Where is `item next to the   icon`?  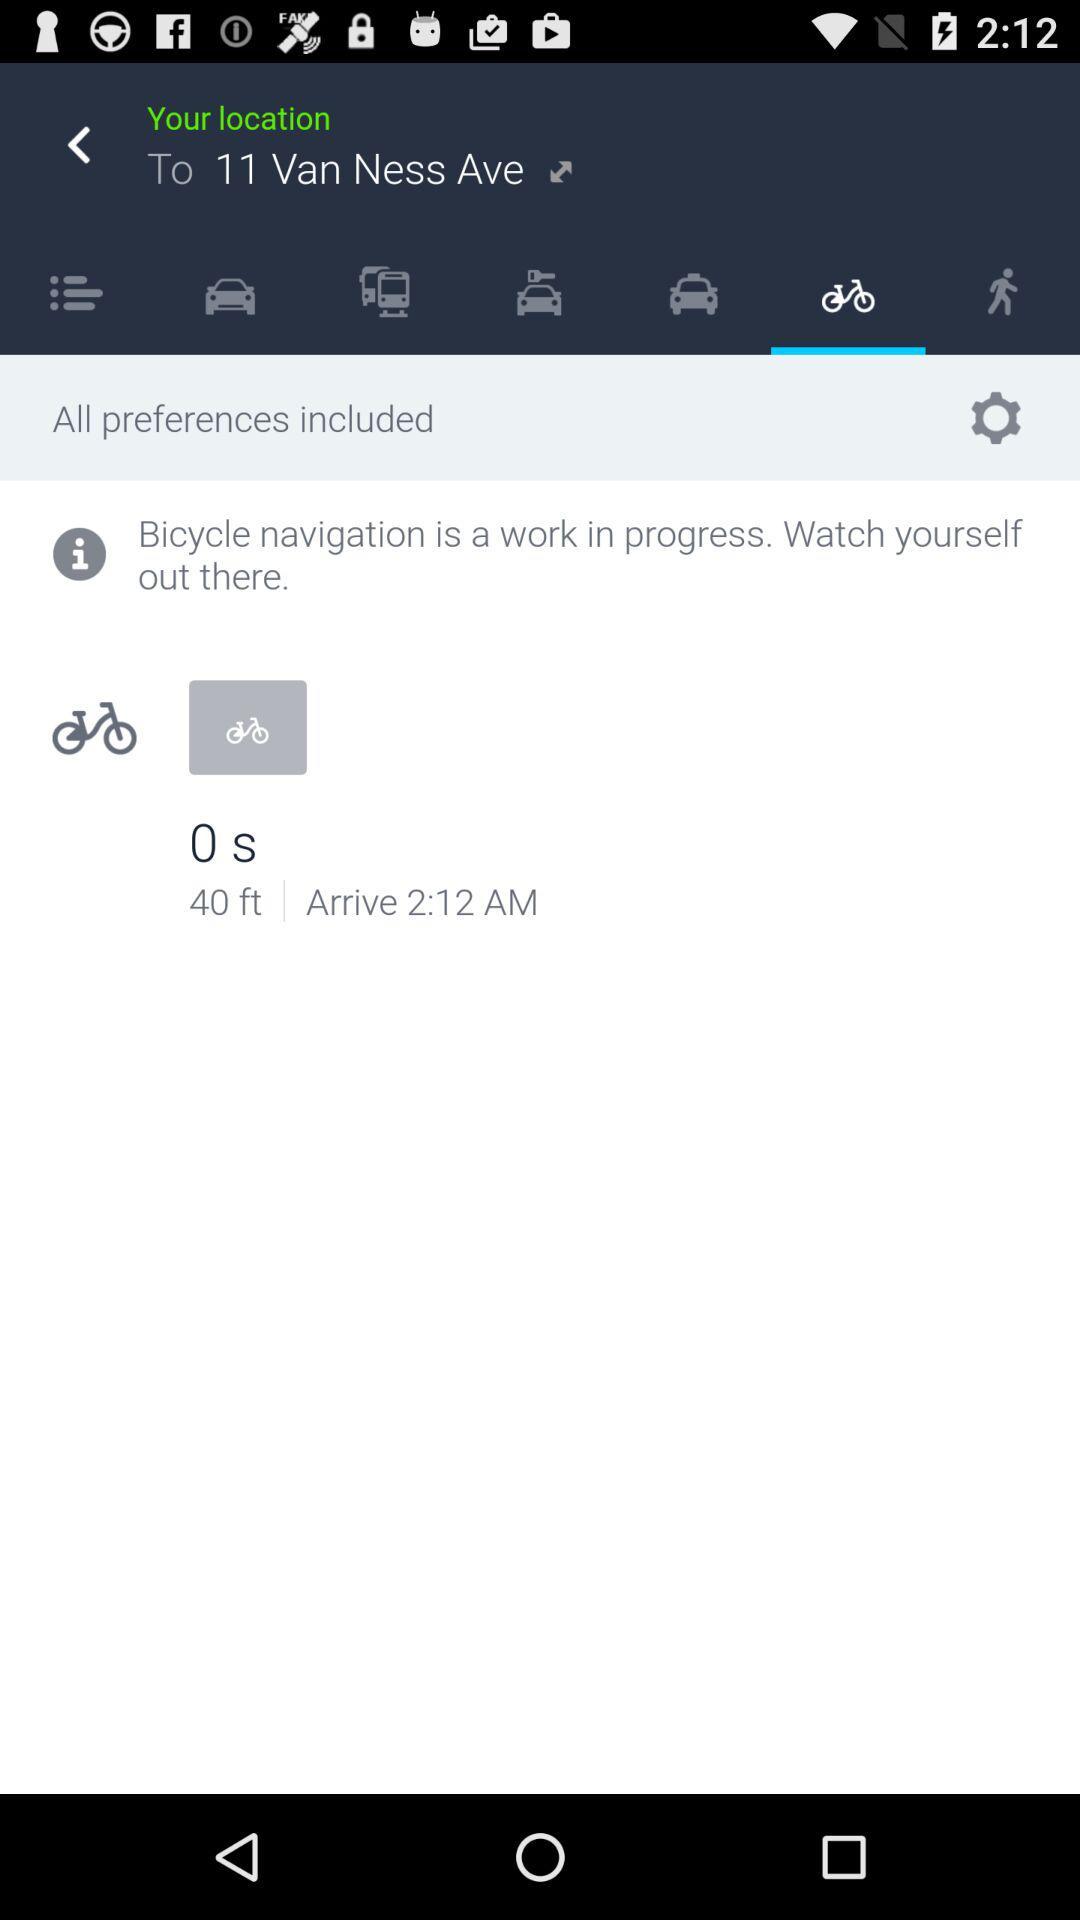
item next to the   icon is located at coordinates (538, 290).